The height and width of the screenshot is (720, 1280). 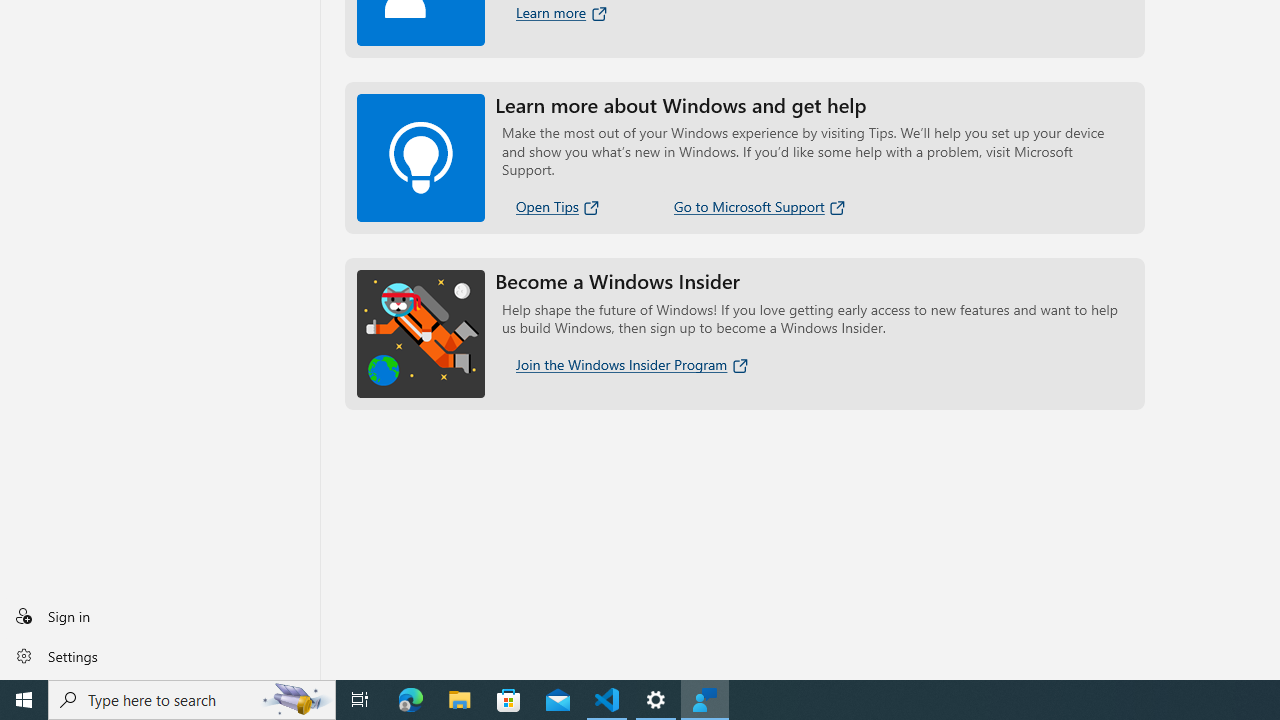 I want to click on 'Visual Studio Code - 1 running window', so click(x=606, y=698).